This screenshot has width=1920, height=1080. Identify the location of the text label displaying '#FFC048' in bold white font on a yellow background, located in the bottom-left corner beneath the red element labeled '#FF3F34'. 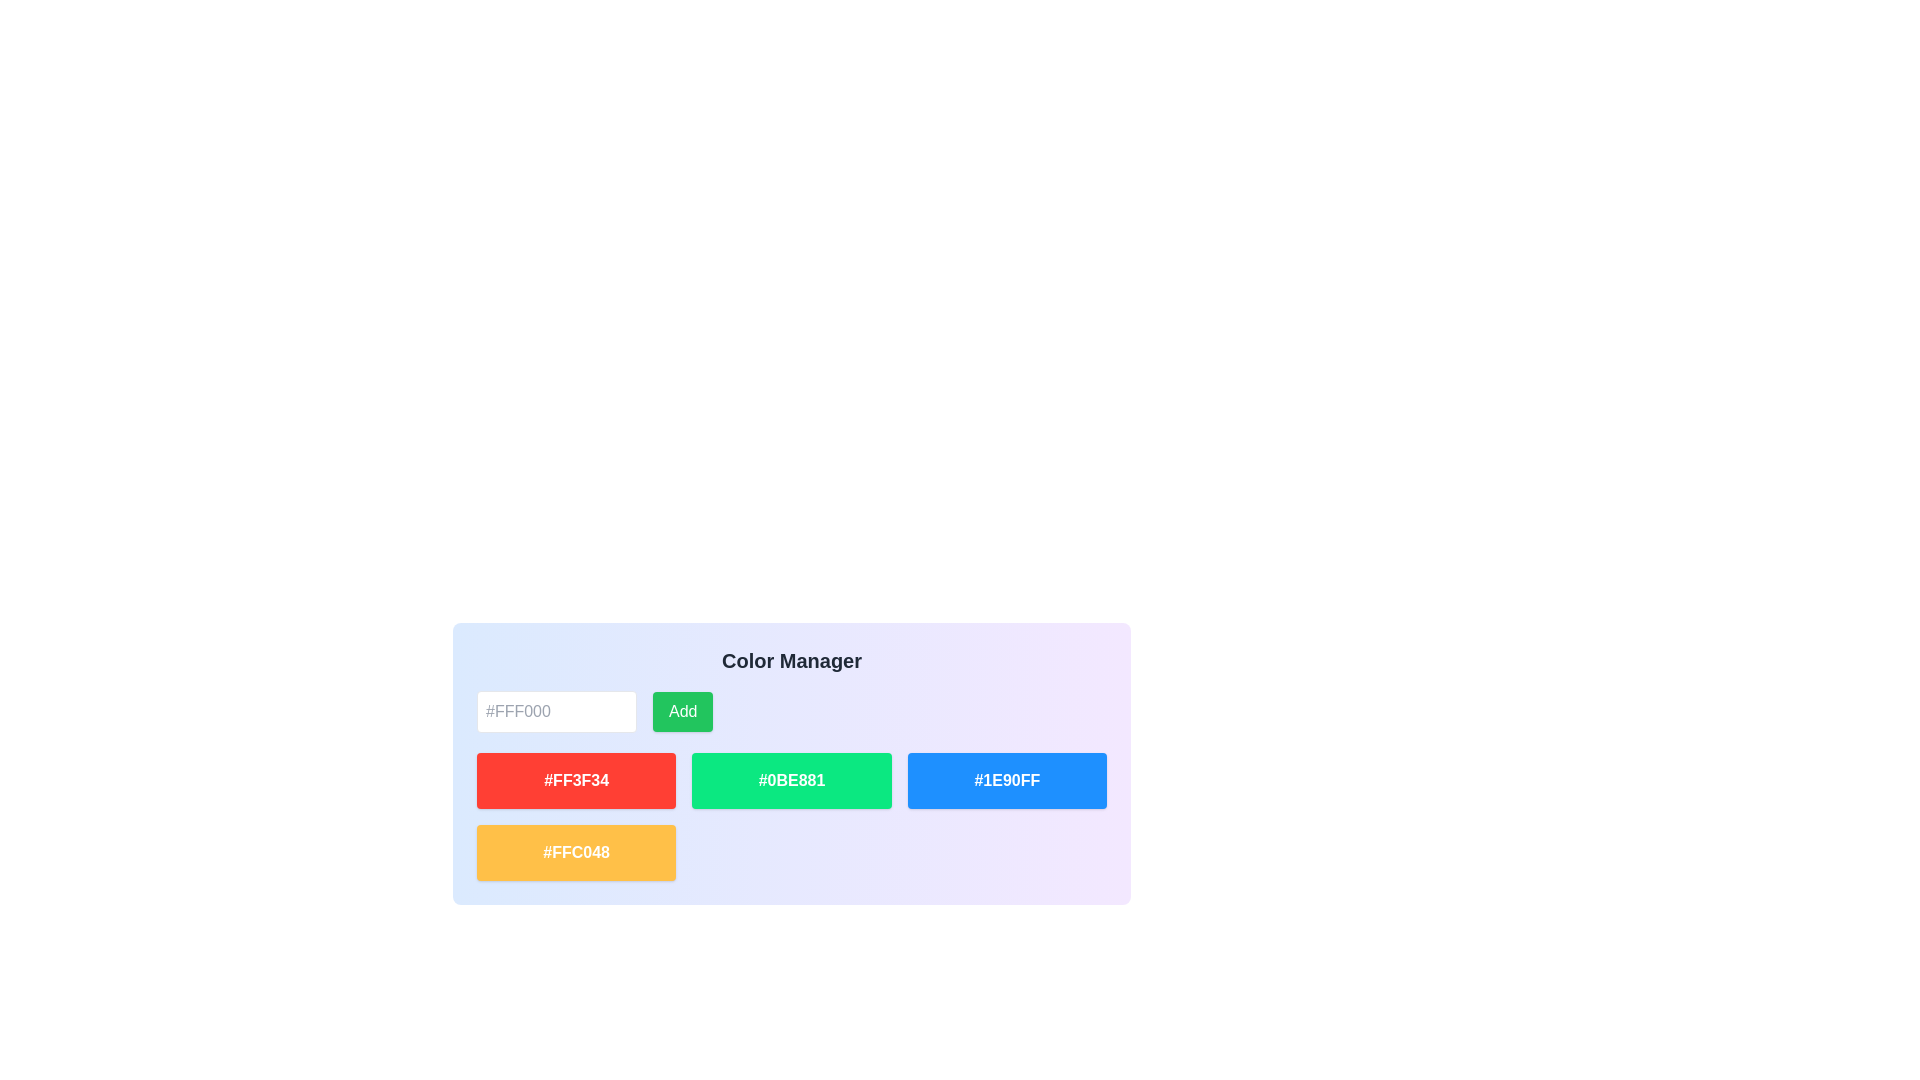
(575, 852).